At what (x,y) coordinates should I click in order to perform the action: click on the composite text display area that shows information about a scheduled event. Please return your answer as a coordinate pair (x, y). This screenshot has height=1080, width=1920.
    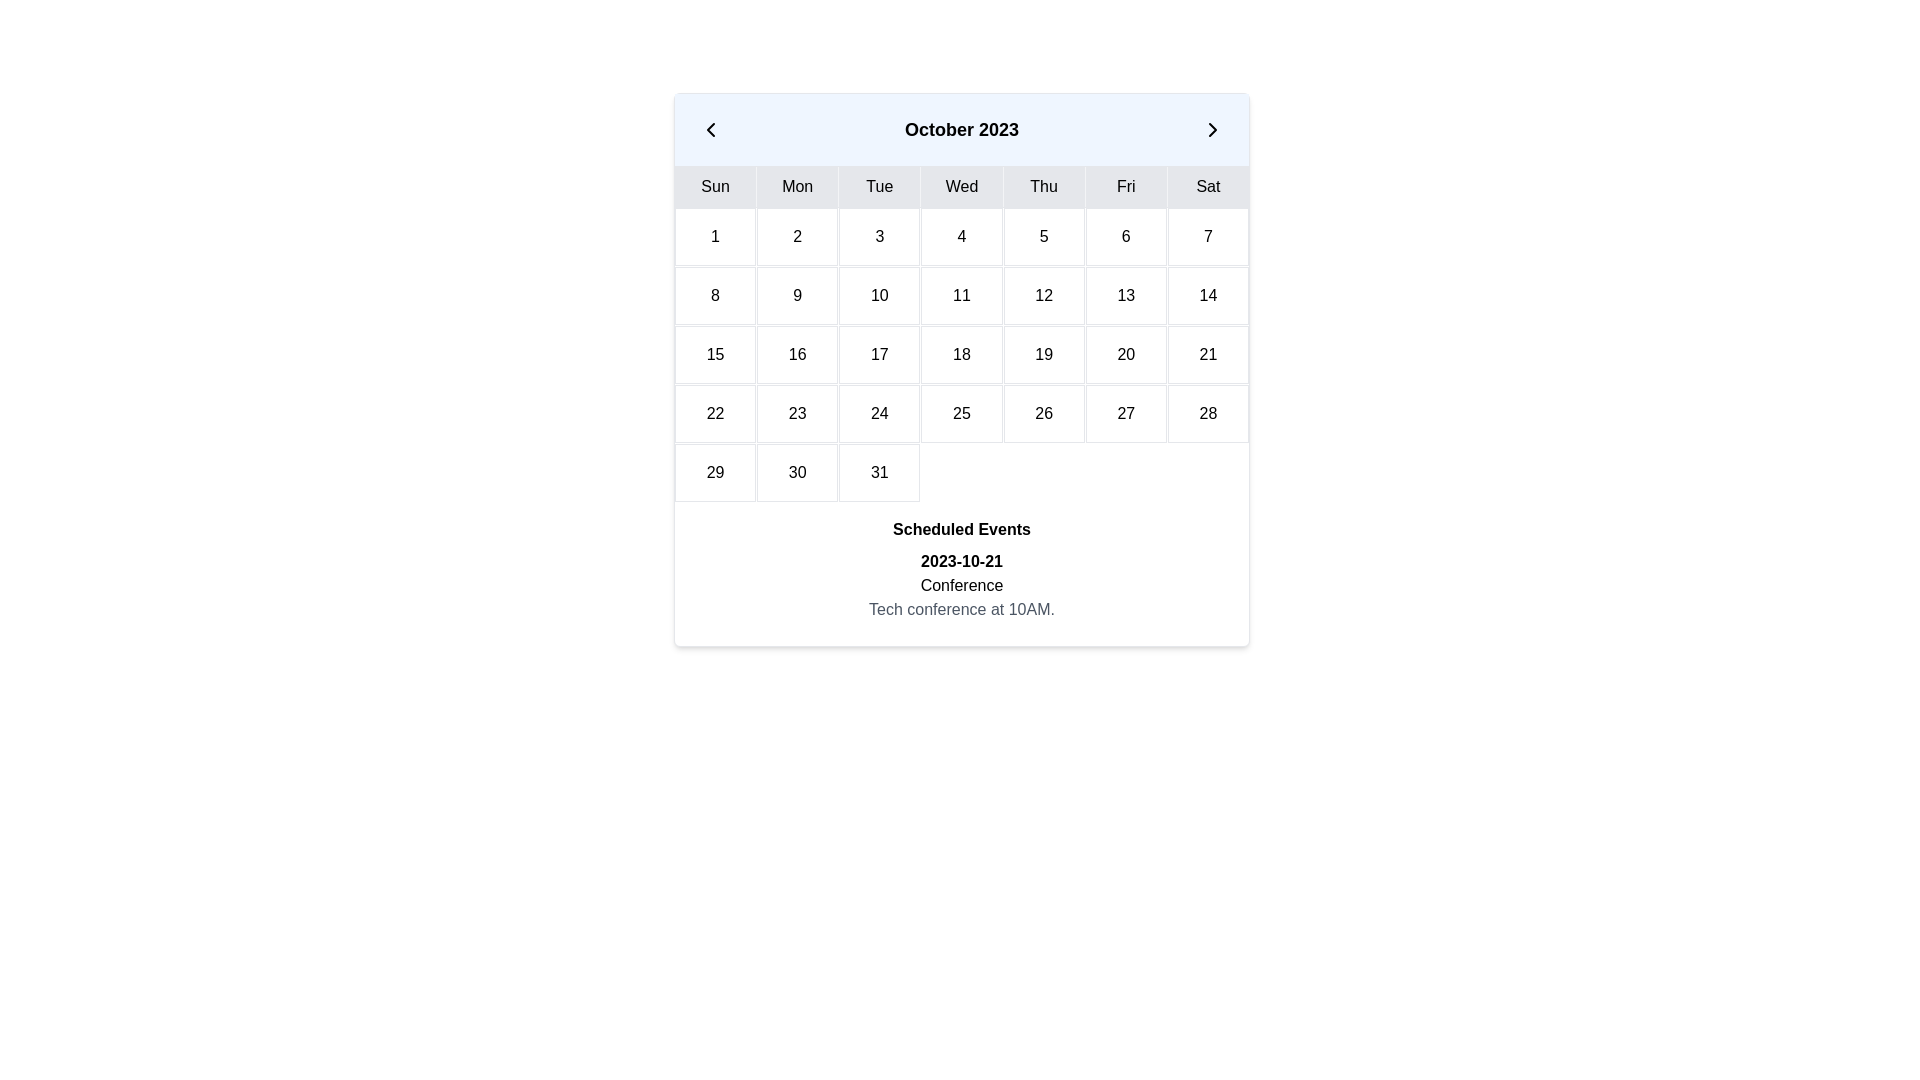
    Looking at the image, I should click on (961, 585).